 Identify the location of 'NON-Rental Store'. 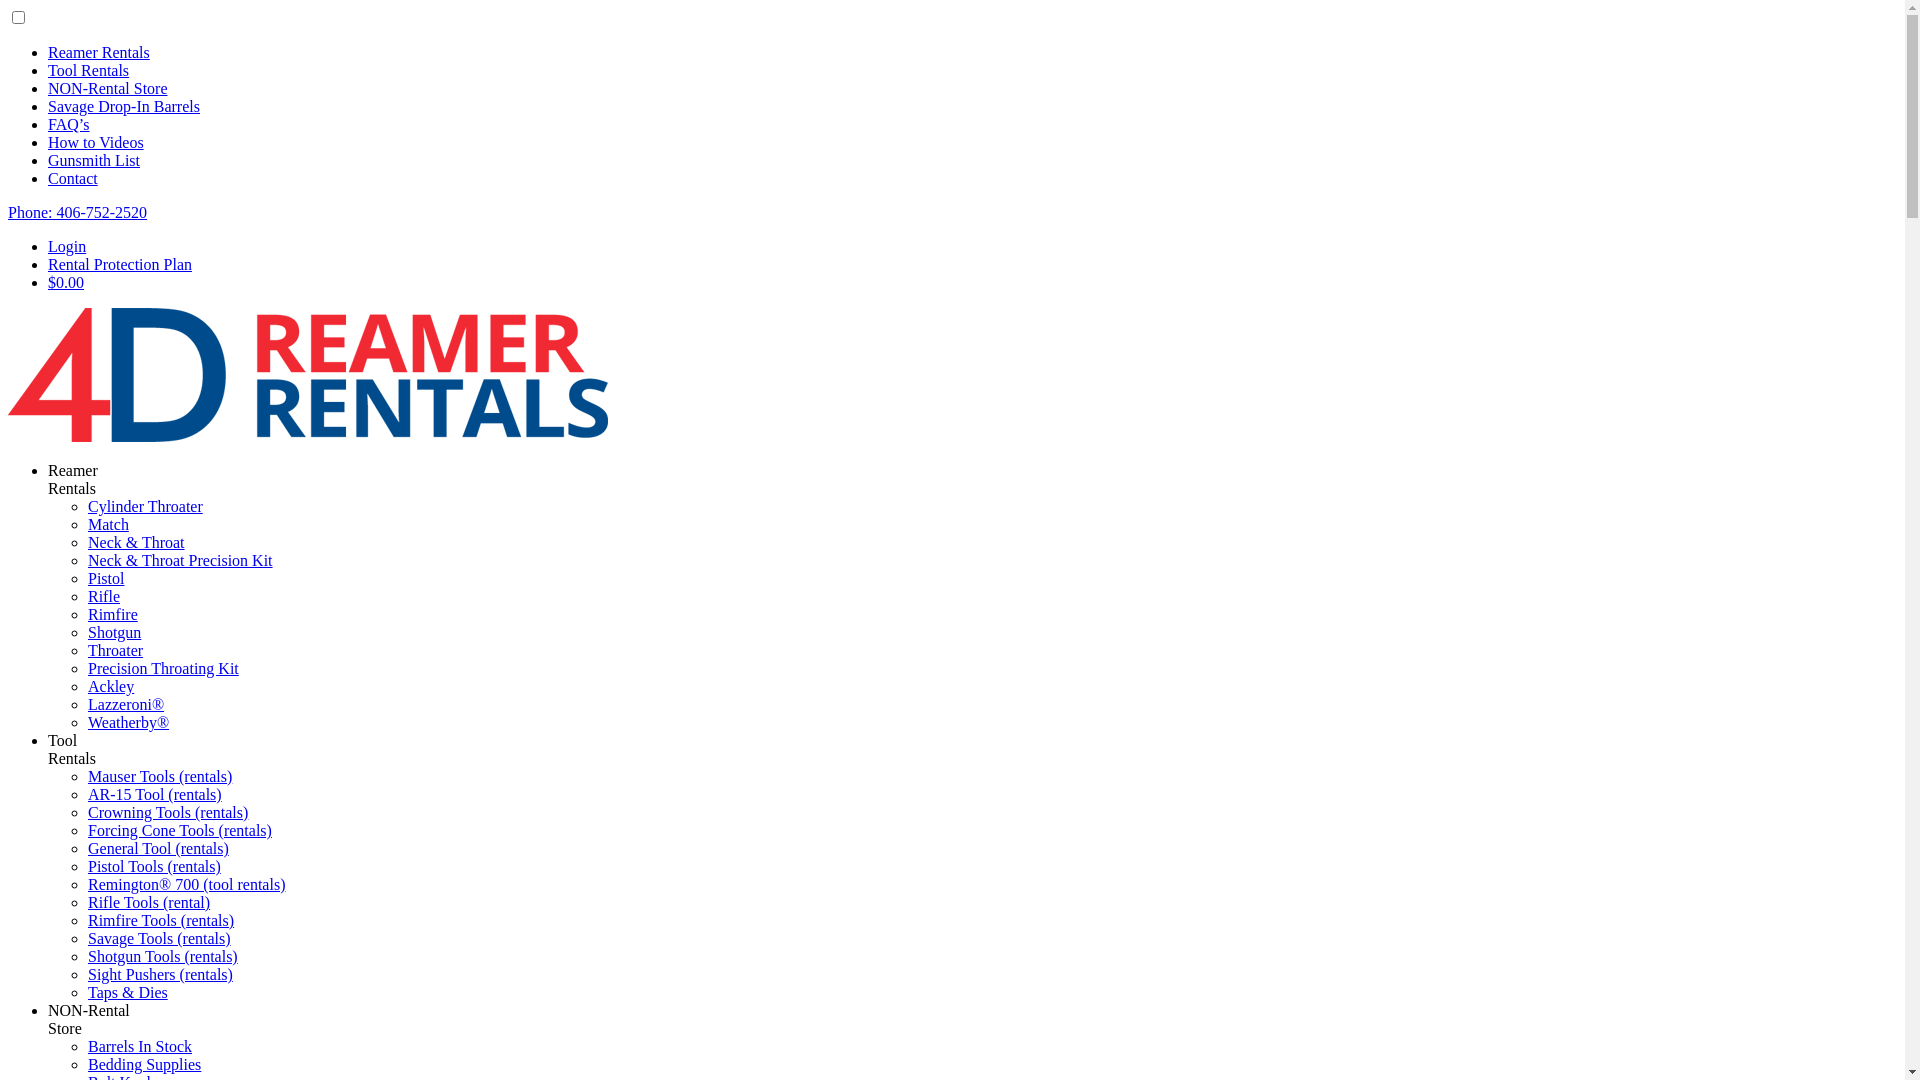
(106, 87).